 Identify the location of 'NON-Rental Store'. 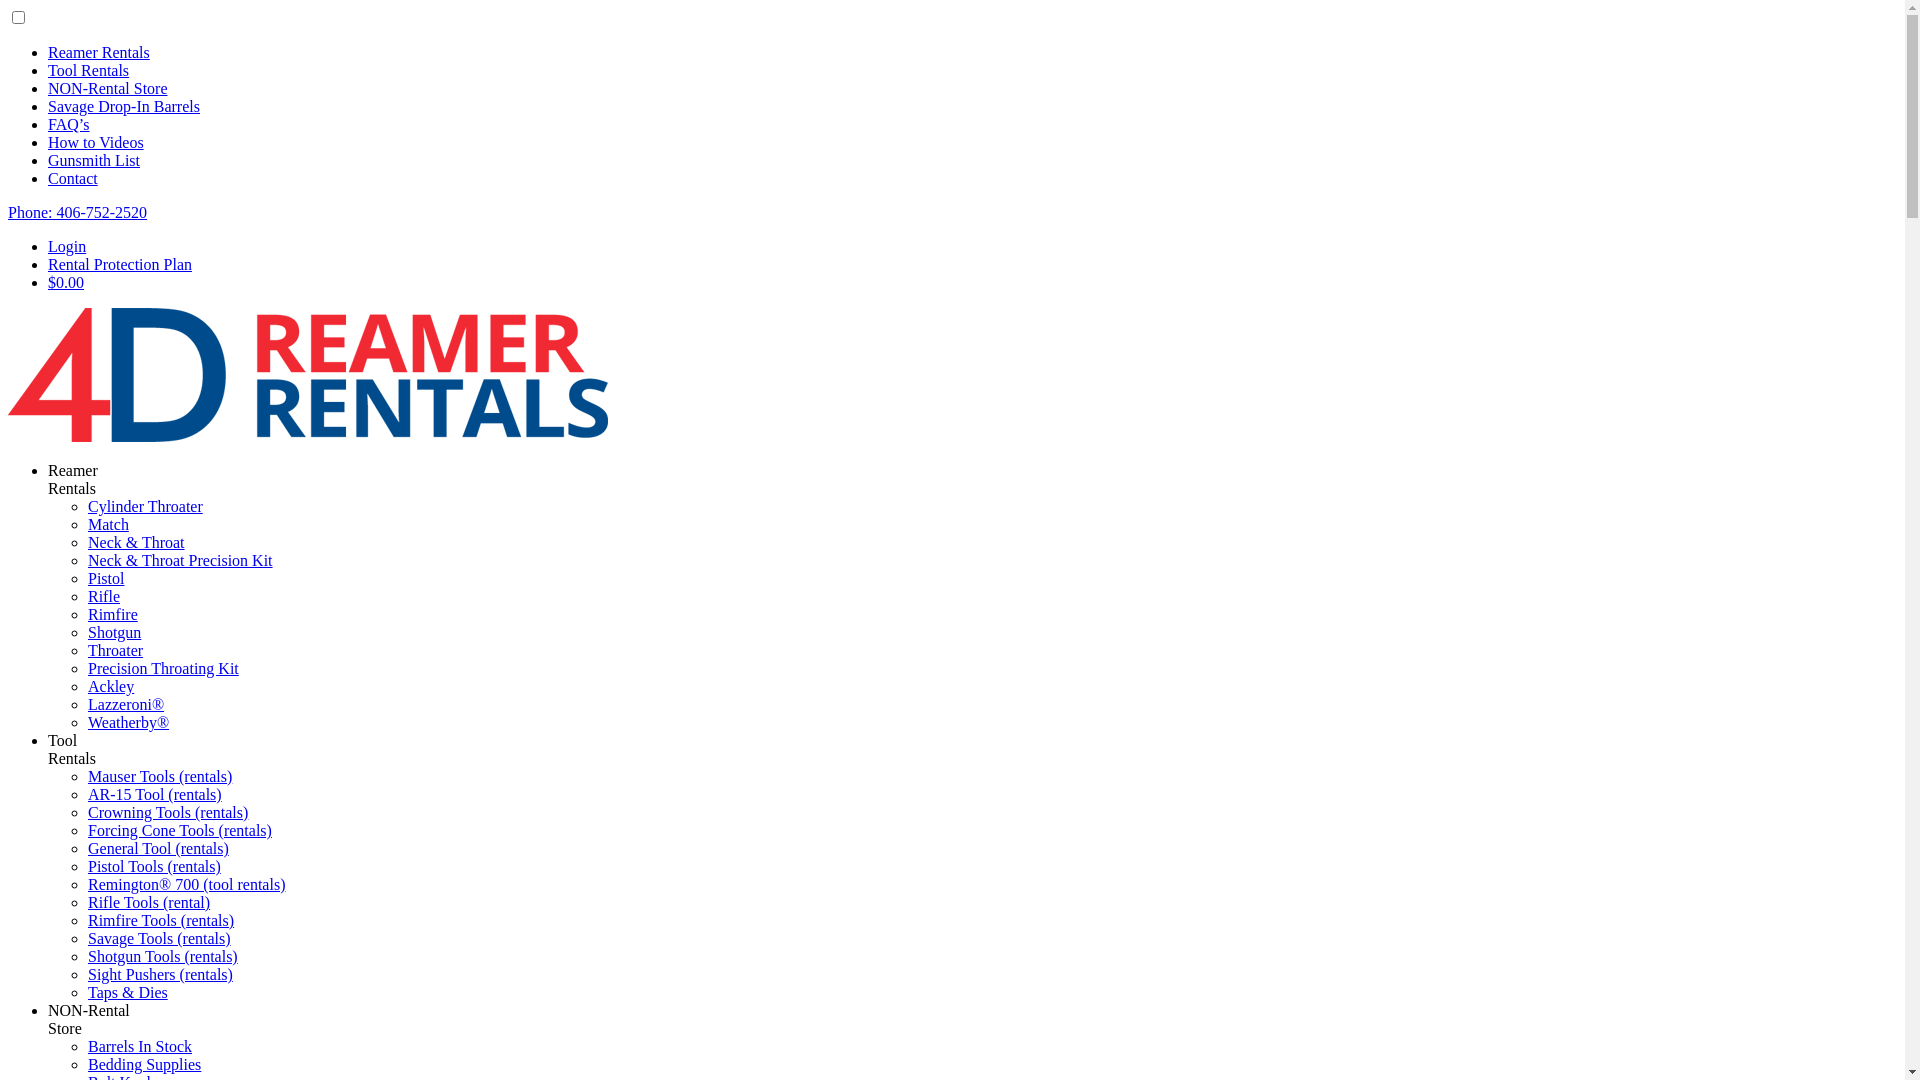
(106, 87).